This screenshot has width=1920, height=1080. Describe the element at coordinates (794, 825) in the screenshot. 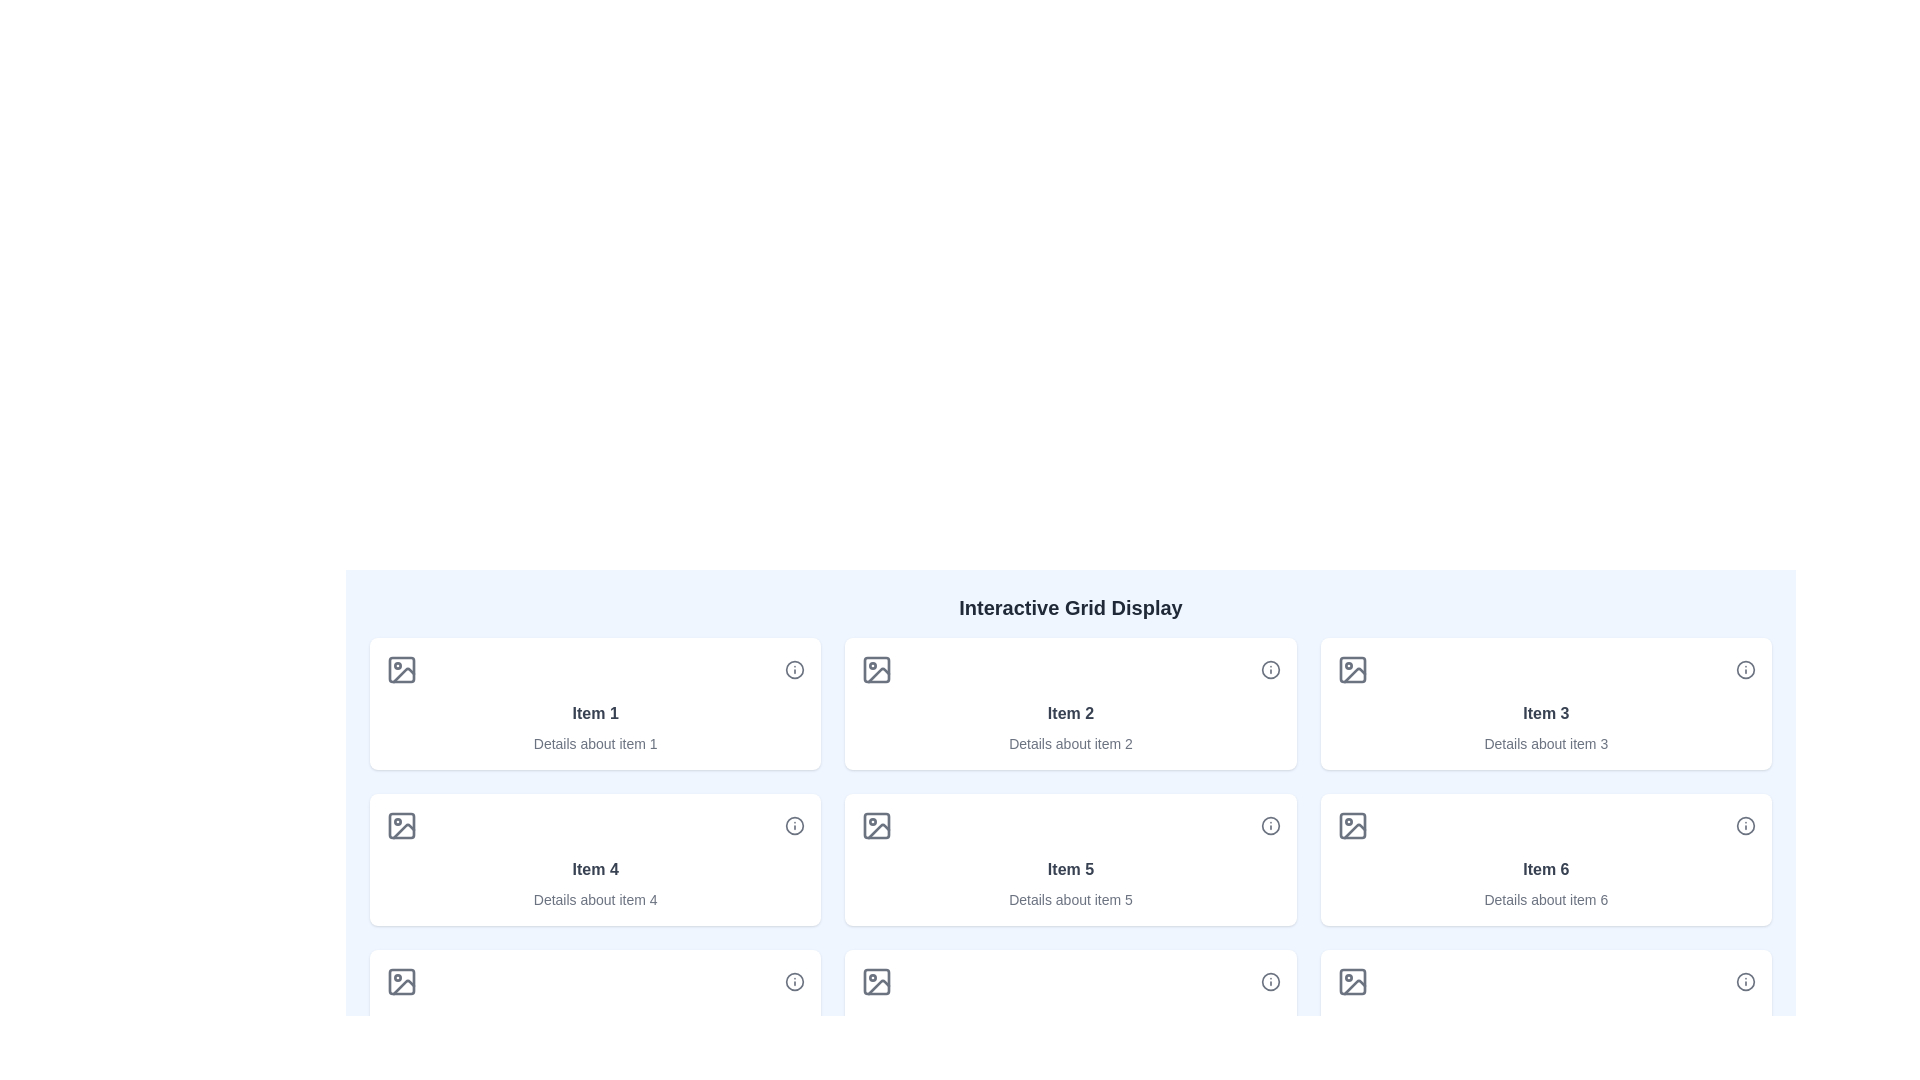

I see `the circular button featuring an outlined 'info' icon, located as the third item in the 'Item 4' module's grid display` at that location.